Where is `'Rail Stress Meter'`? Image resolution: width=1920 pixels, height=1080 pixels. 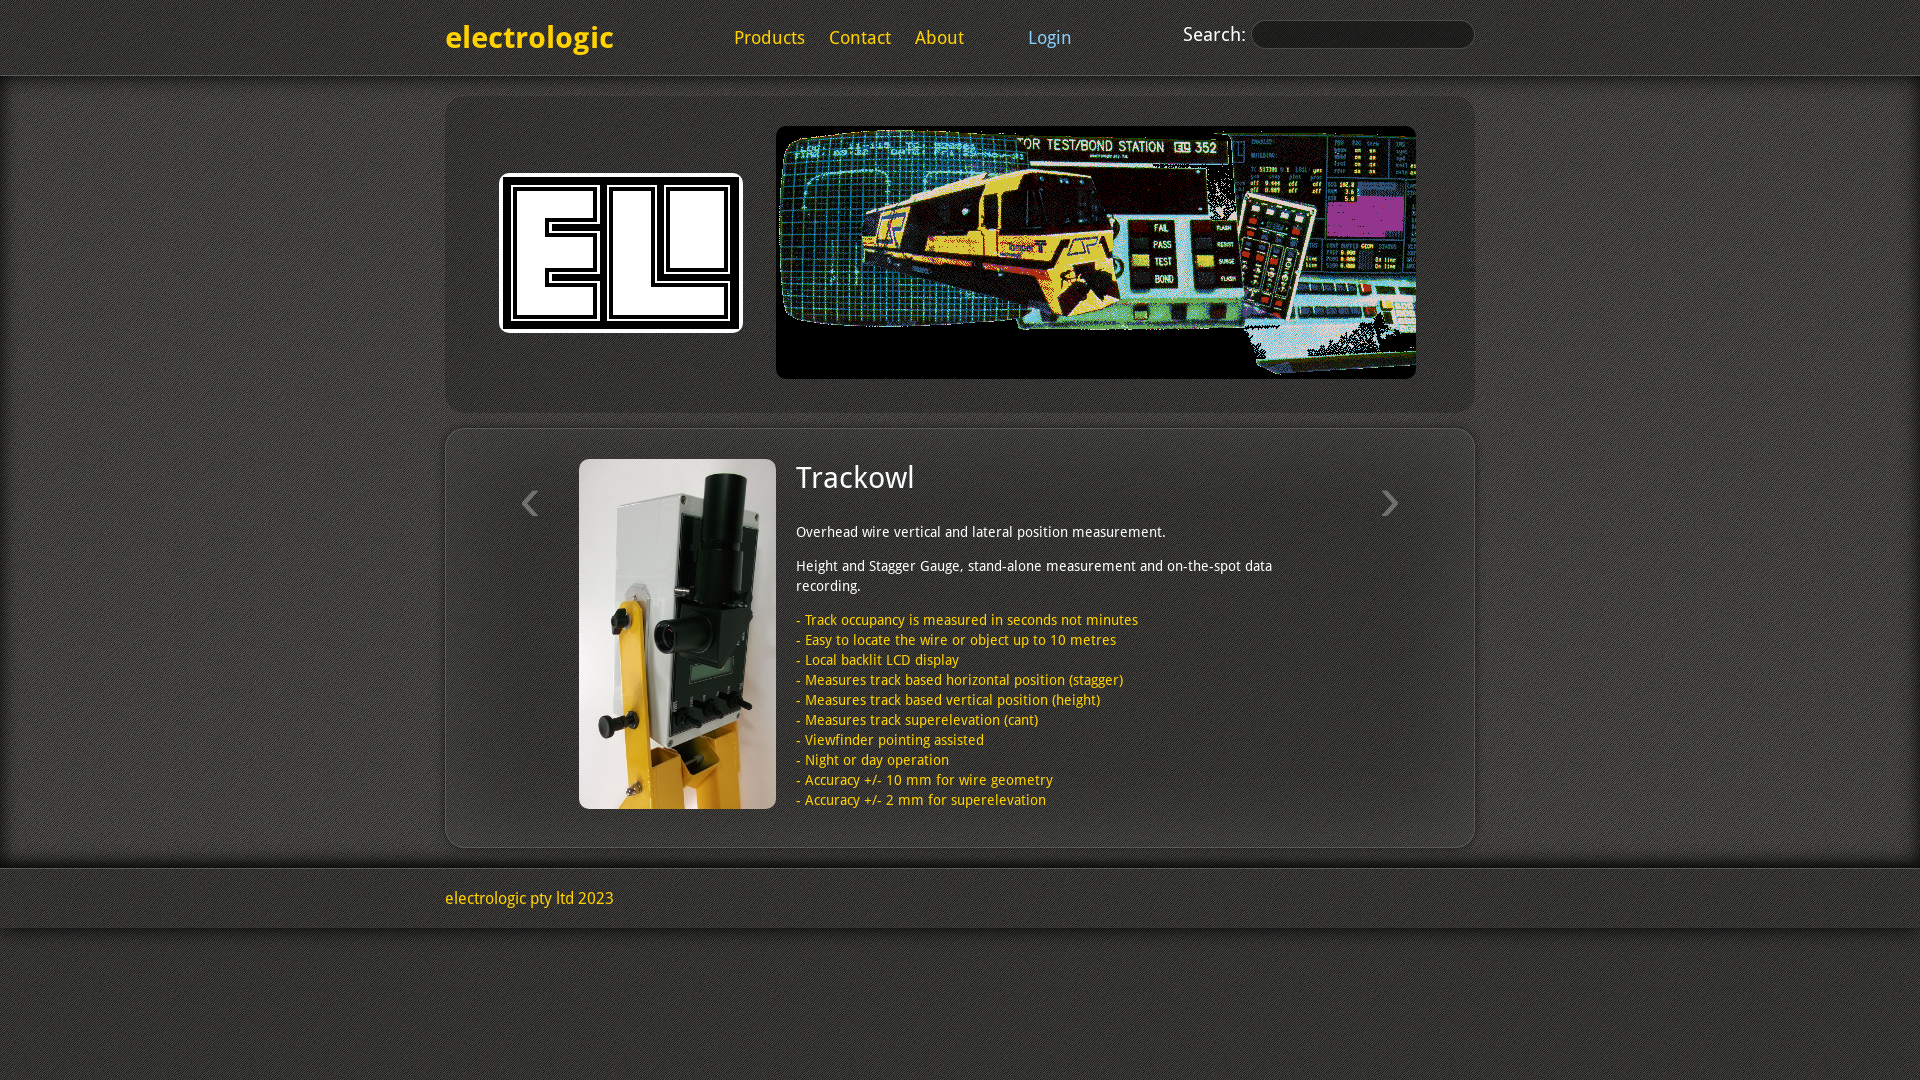
'Rail Stress Meter' is located at coordinates (138, 477).